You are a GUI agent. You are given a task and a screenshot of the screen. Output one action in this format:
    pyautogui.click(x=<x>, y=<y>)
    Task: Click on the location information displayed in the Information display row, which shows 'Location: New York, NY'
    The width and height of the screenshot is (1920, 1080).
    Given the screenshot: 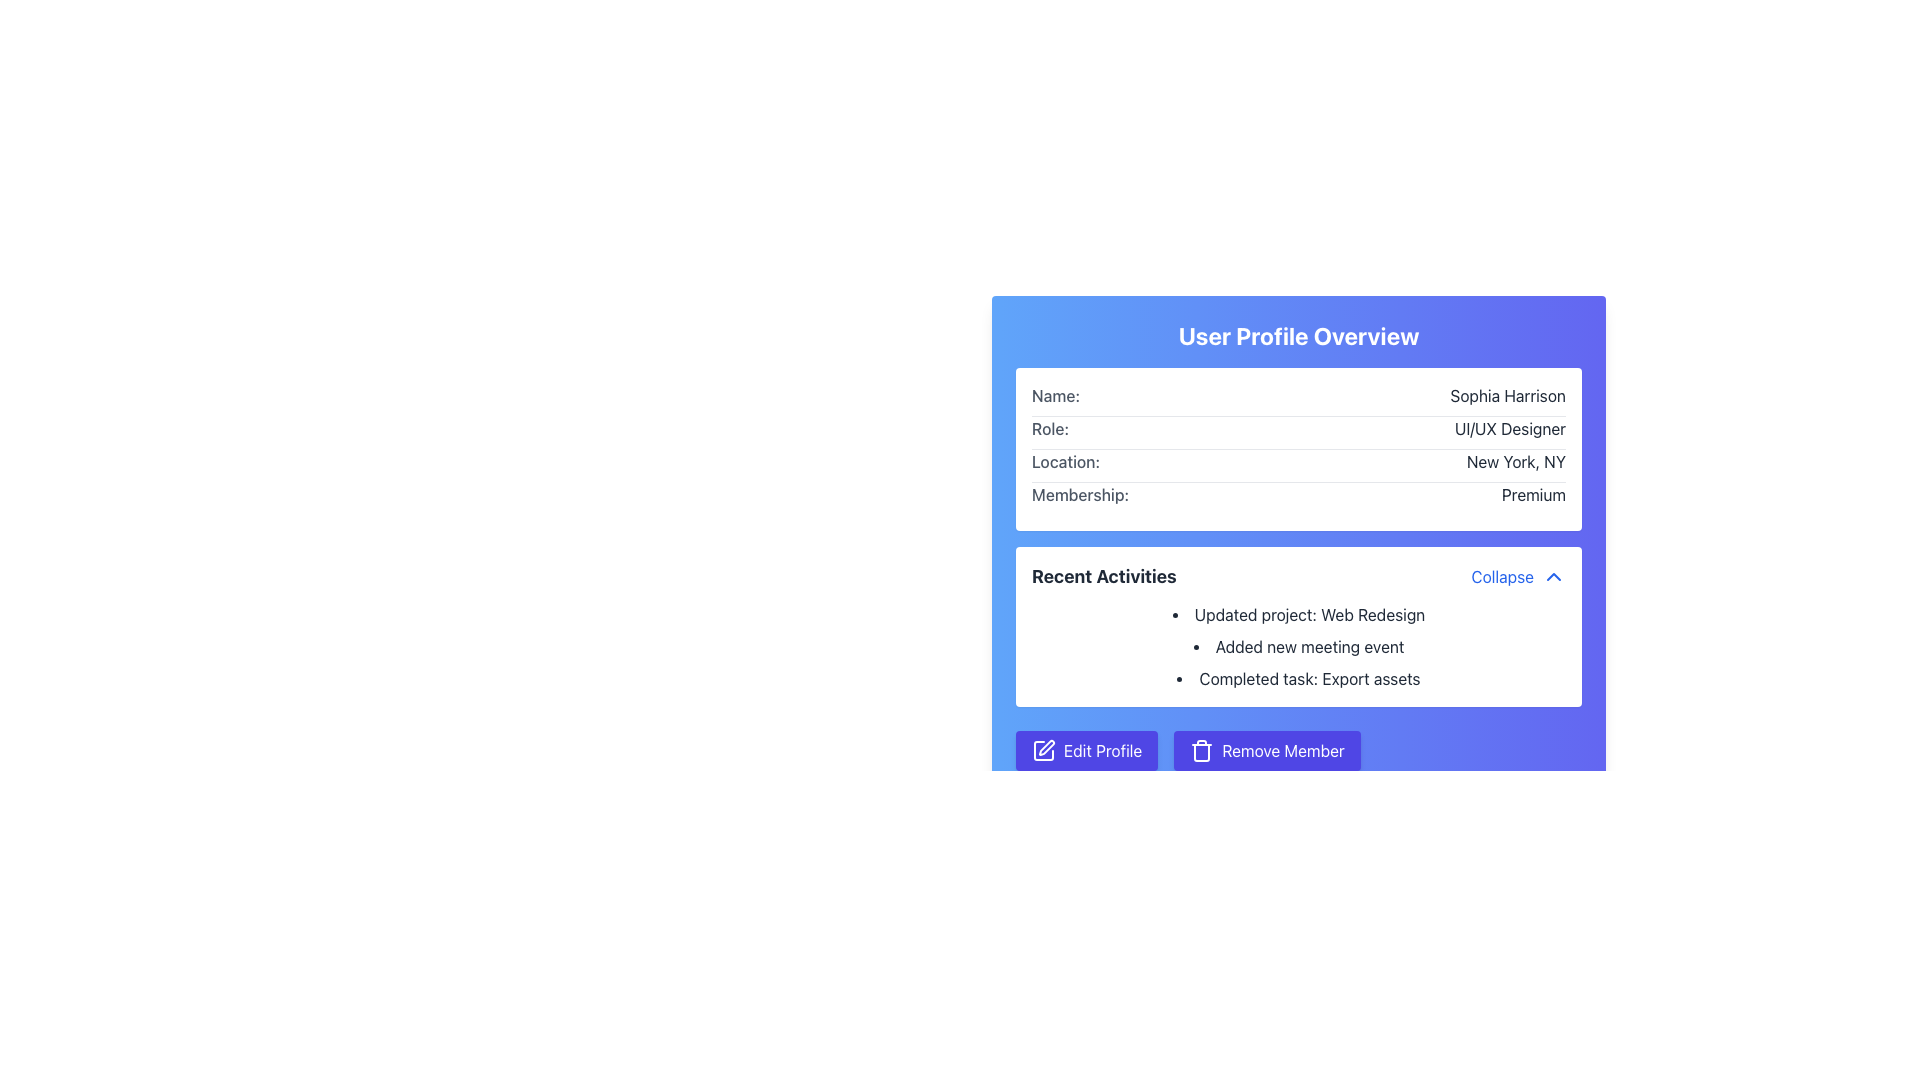 What is the action you would take?
    pyautogui.click(x=1299, y=466)
    